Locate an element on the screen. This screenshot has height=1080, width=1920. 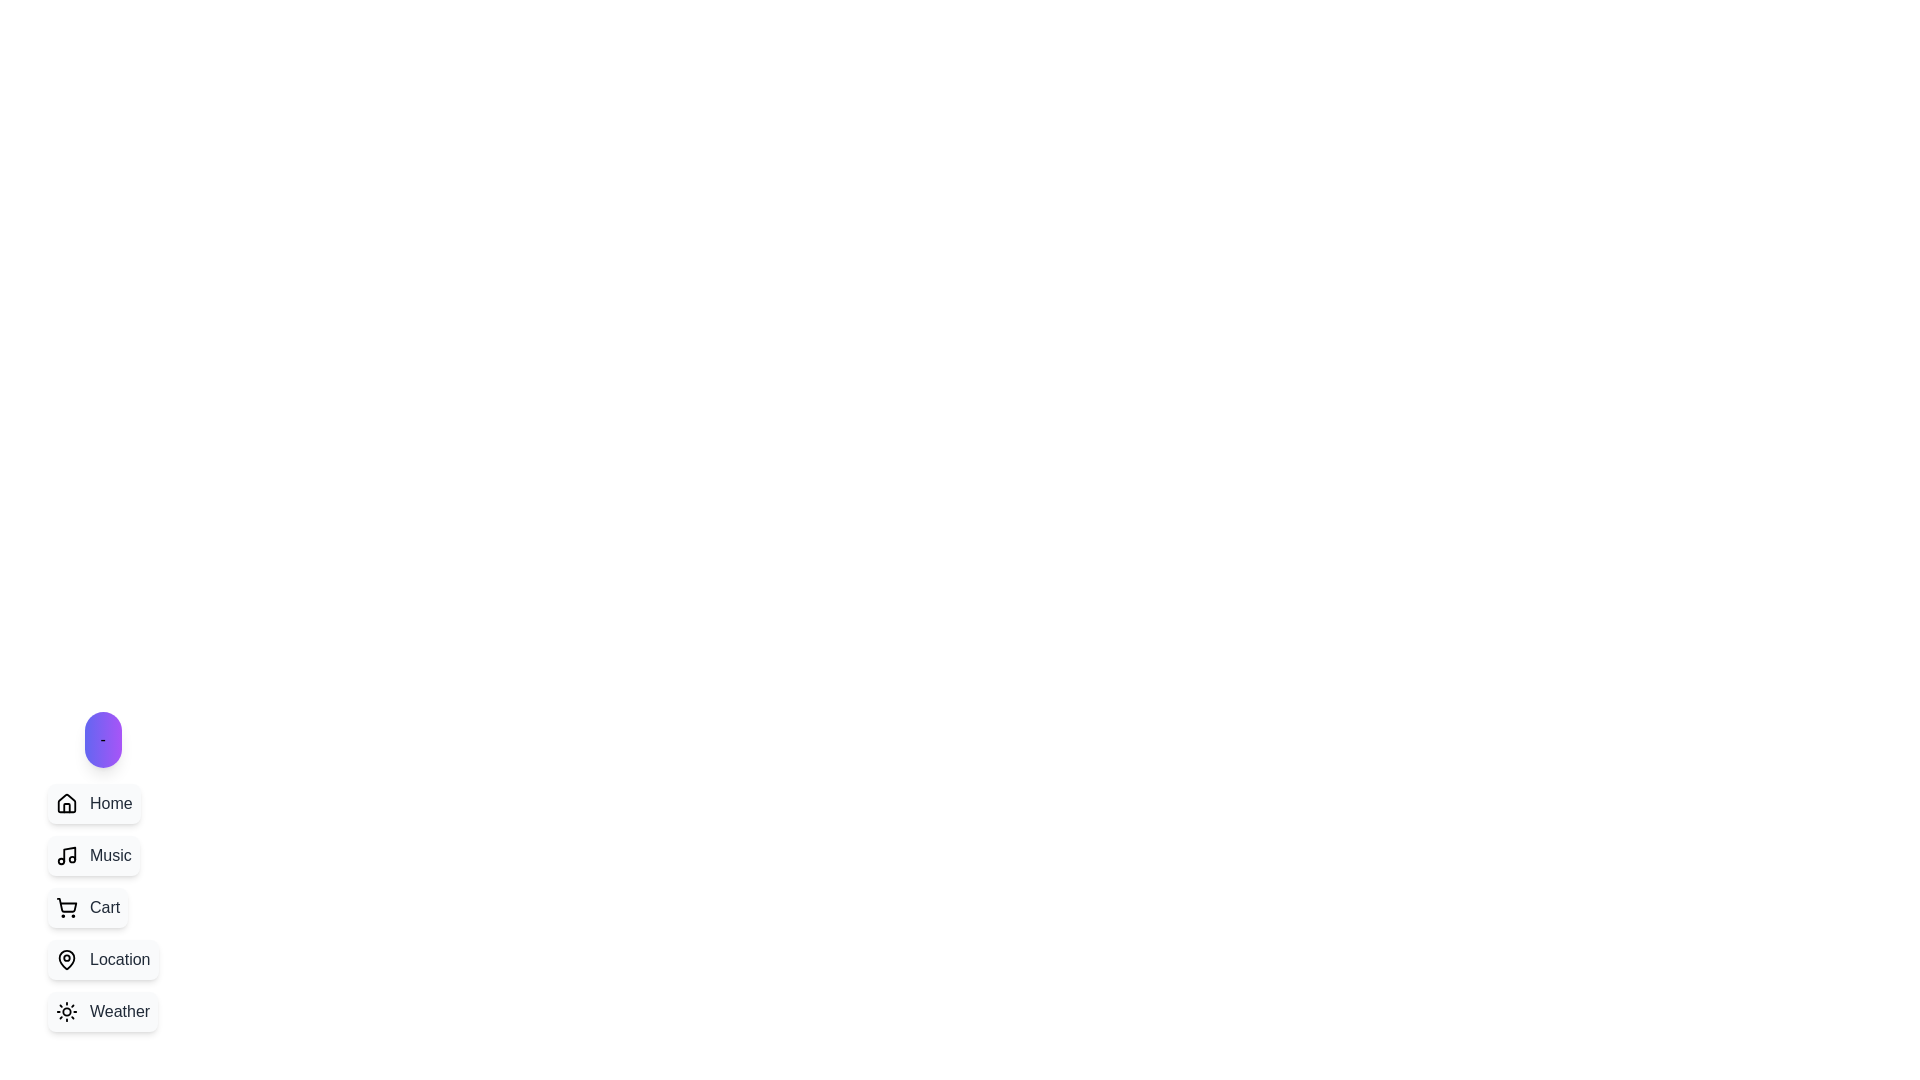
the shopping cart button located in the sidebar menu, which is the third button in a vertical list, to change its background color is located at coordinates (87, 907).